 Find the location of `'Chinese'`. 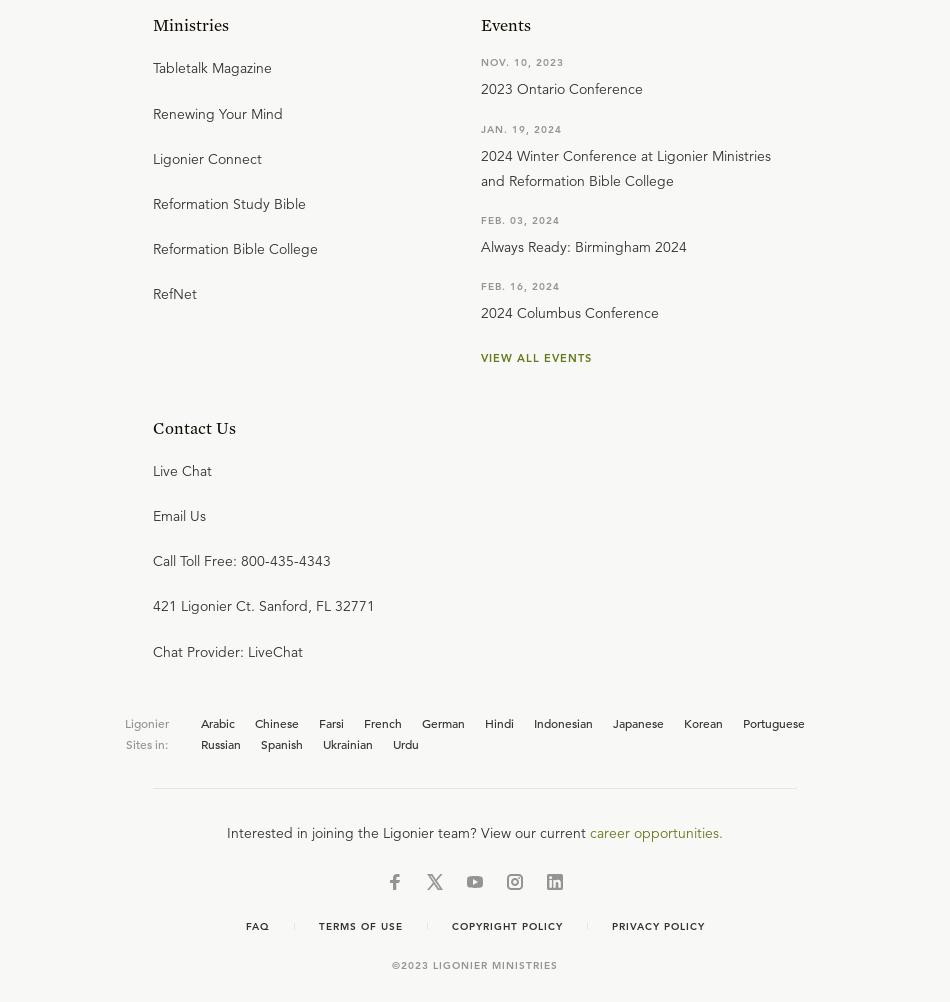

'Chinese' is located at coordinates (274, 722).